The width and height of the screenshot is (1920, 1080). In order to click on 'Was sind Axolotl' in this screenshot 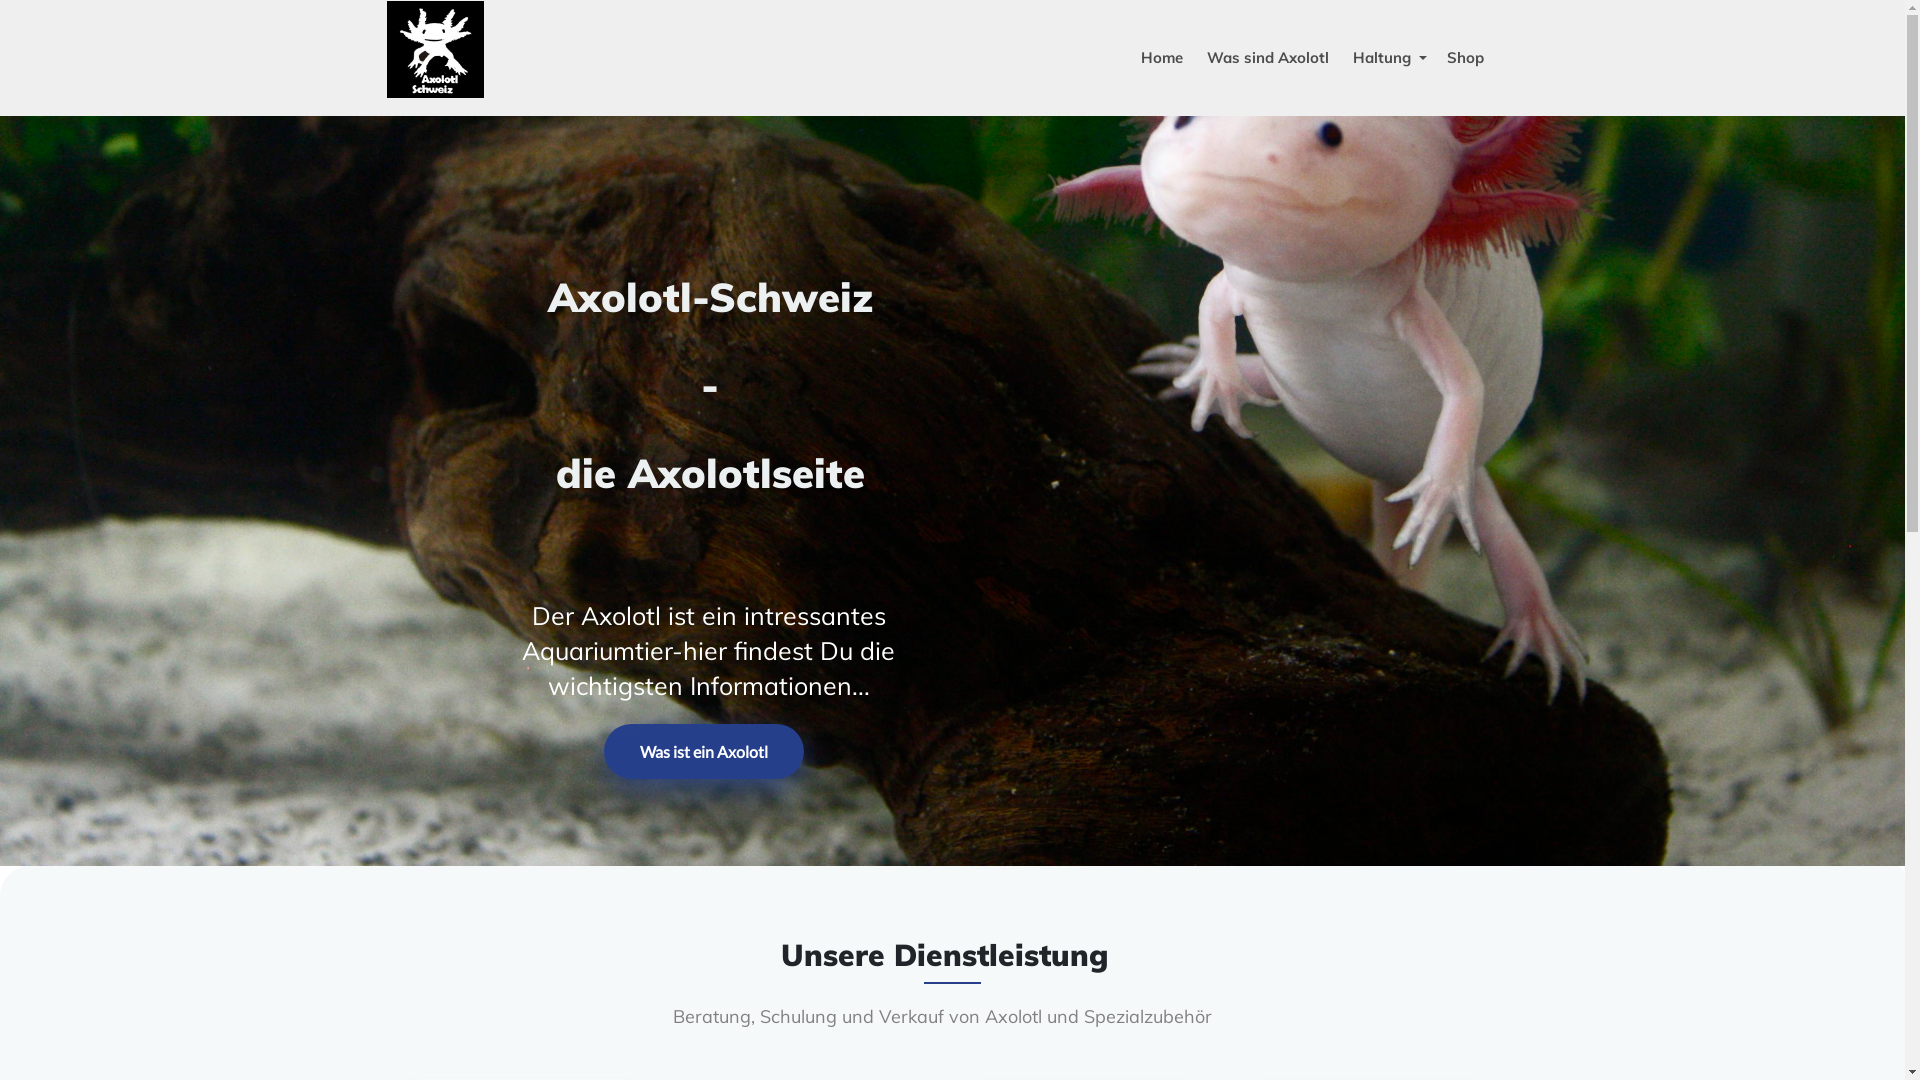, I will do `click(1266, 56)`.